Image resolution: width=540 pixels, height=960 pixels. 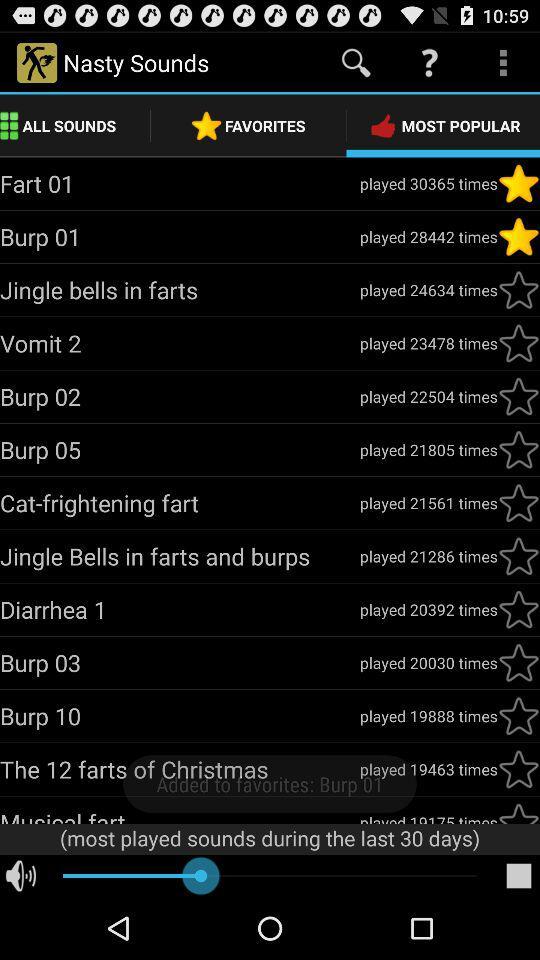 I want to click on app next to cat-frightening fart app, so click(x=427, y=502).